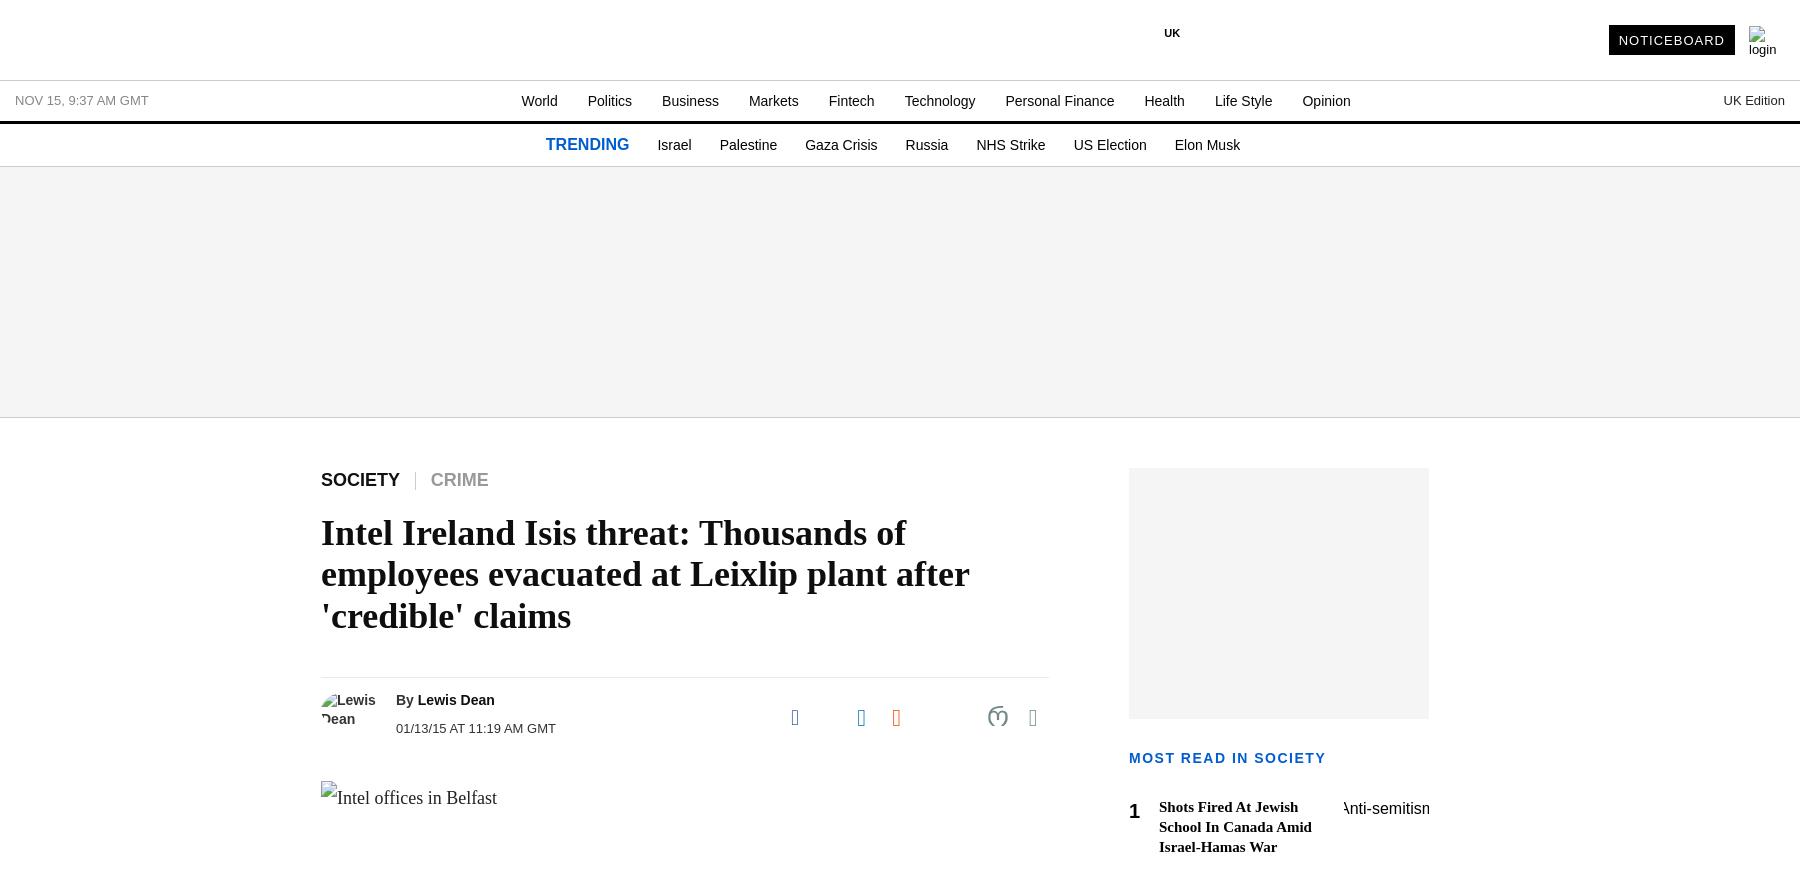 The height and width of the screenshot is (871, 1800). Describe the element at coordinates (1317, 393) in the screenshot. I see `'United States'` at that location.